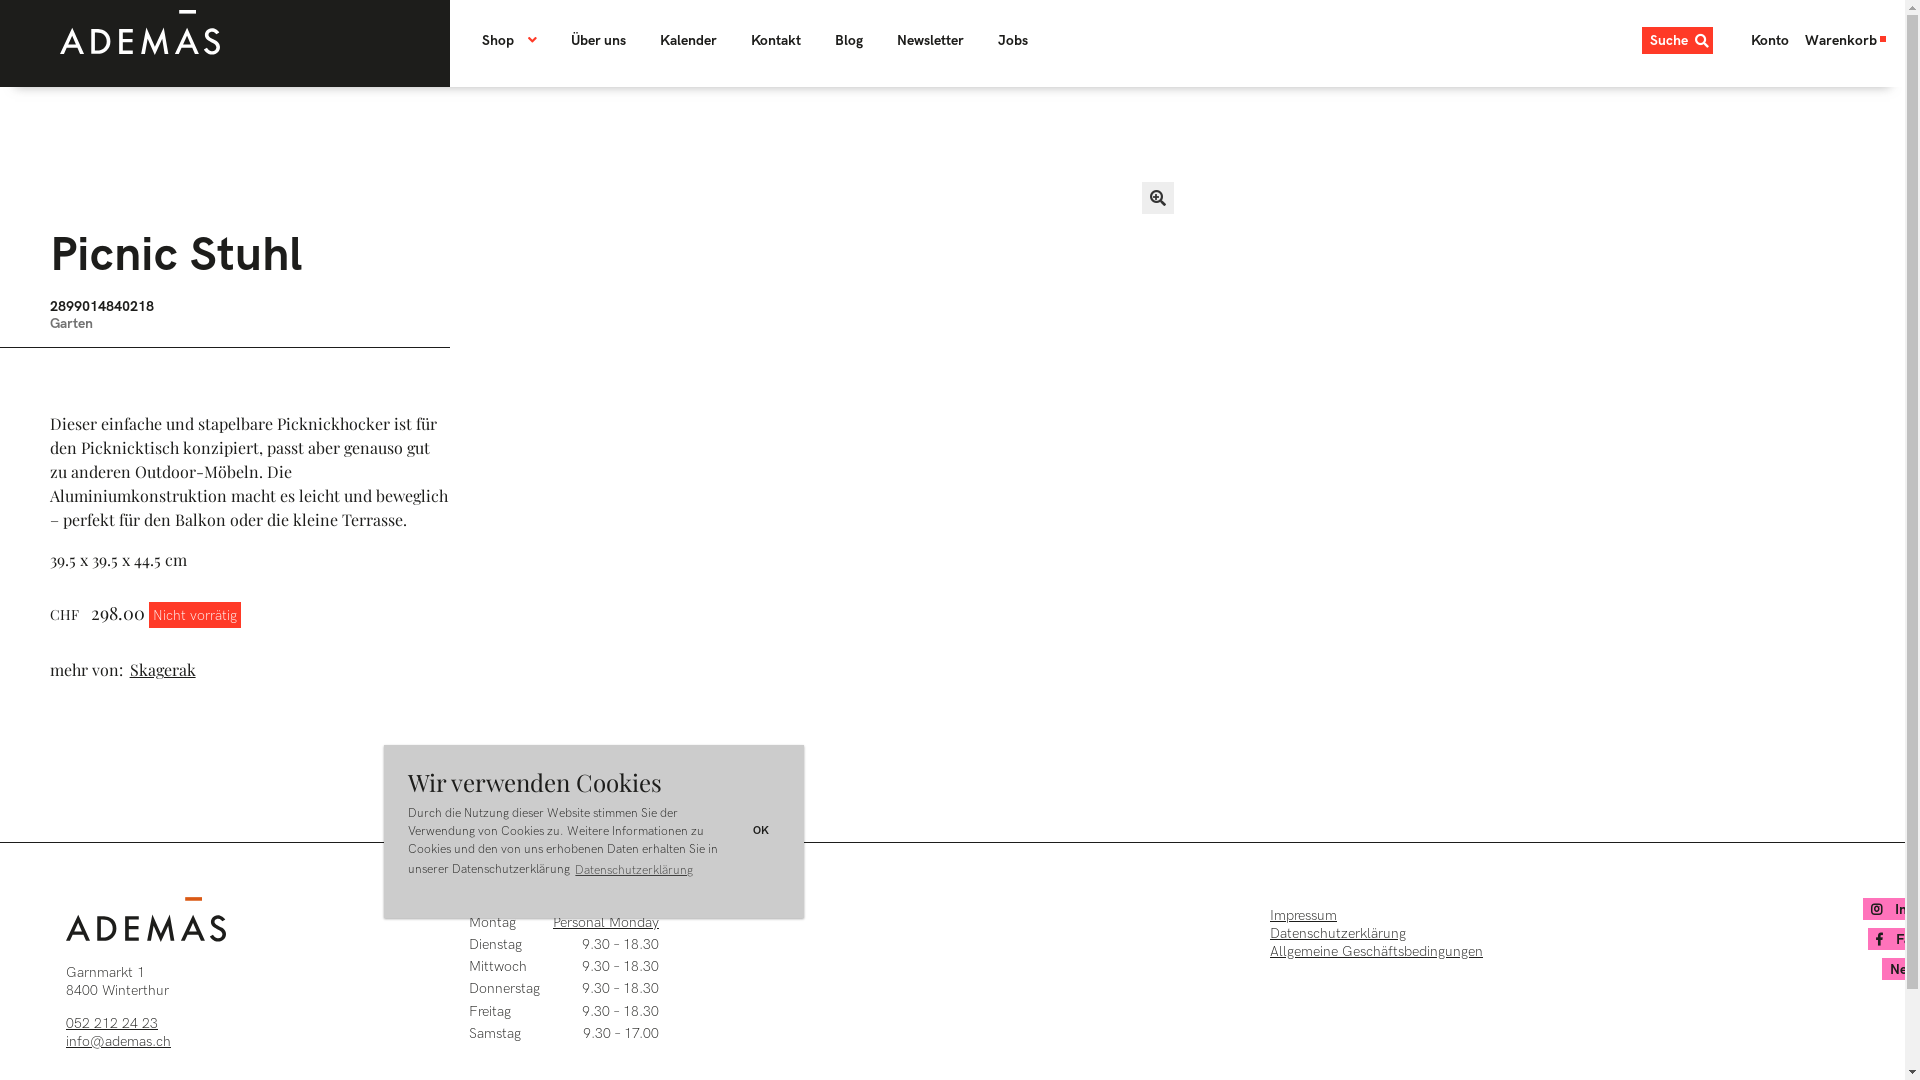 The height and width of the screenshot is (1080, 1920). What do you see at coordinates (929, 40) in the screenshot?
I see `'Newsletter'` at bounding box center [929, 40].